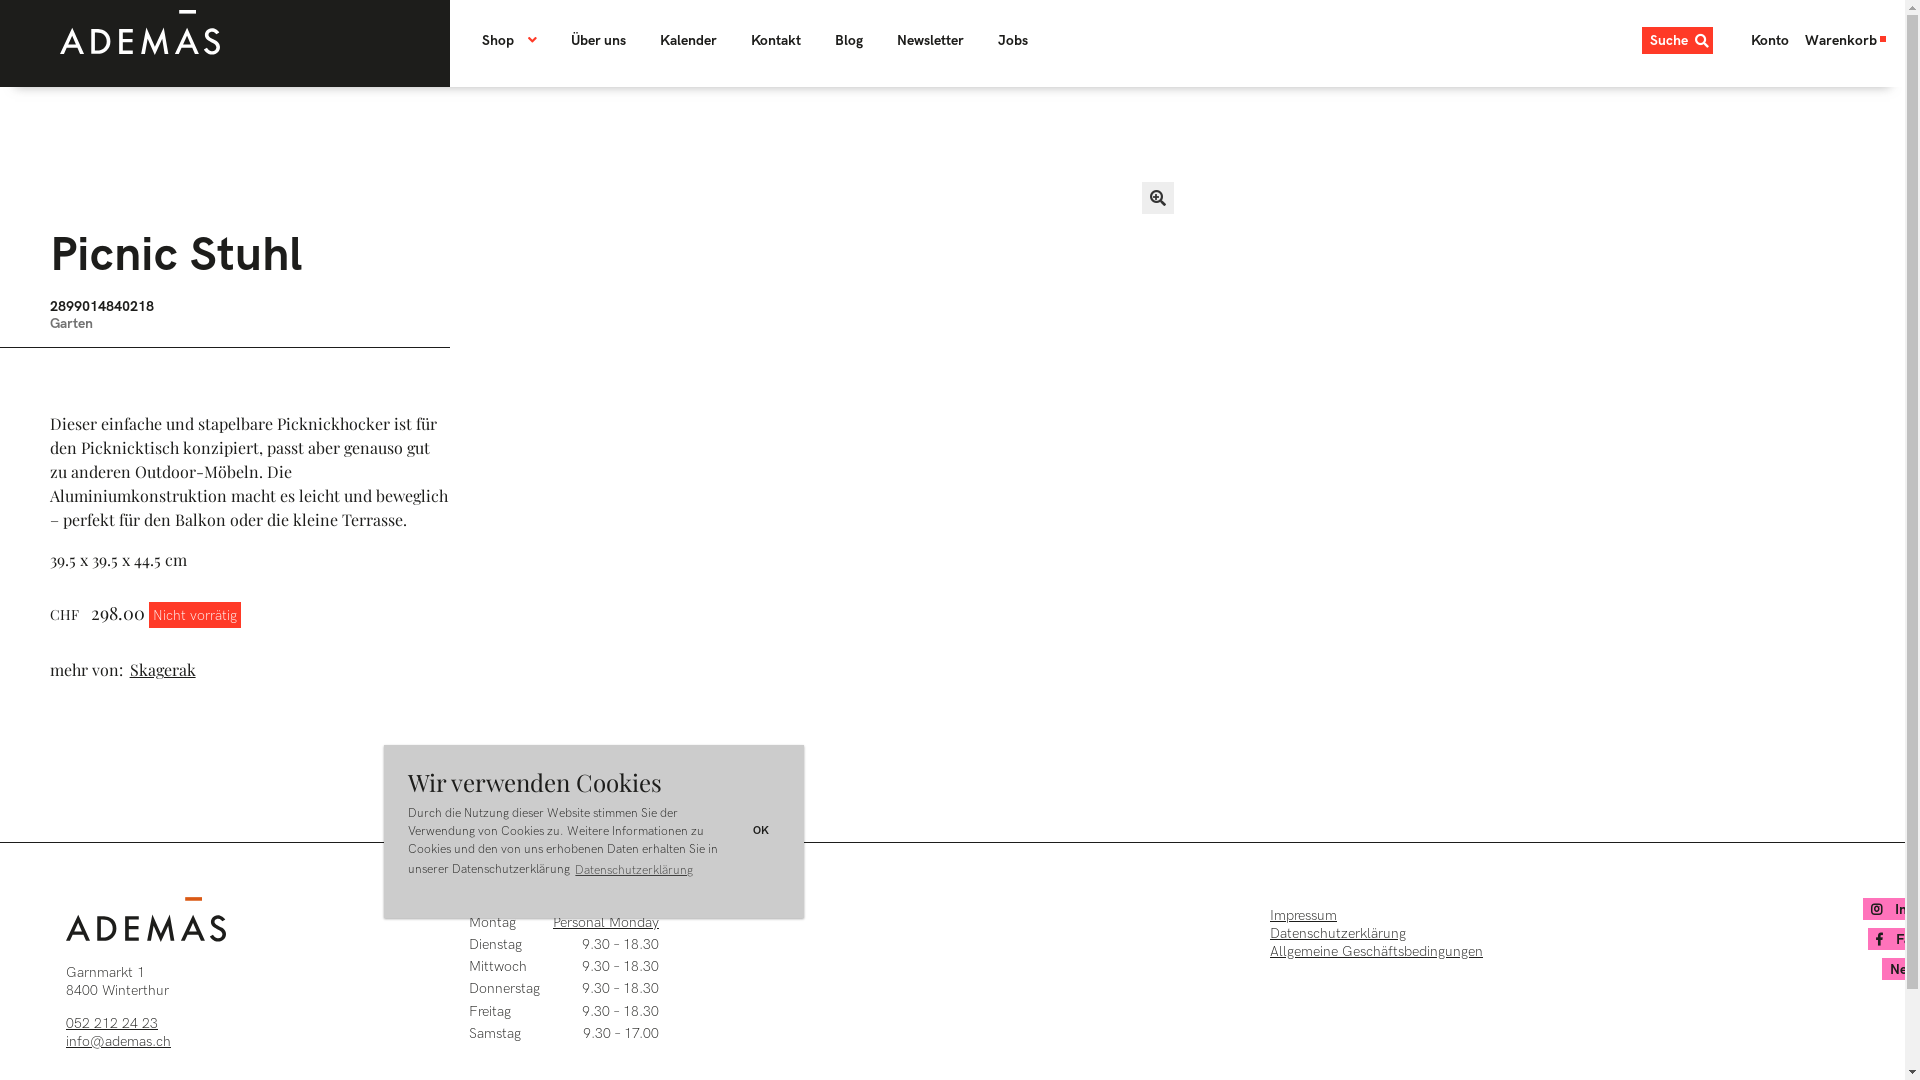 The height and width of the screenshot is (1080, 1920). What do you see at coordinates (929, 40) in the screenshot?
I see `'Newsletter'` at bounding box center [929, 40].